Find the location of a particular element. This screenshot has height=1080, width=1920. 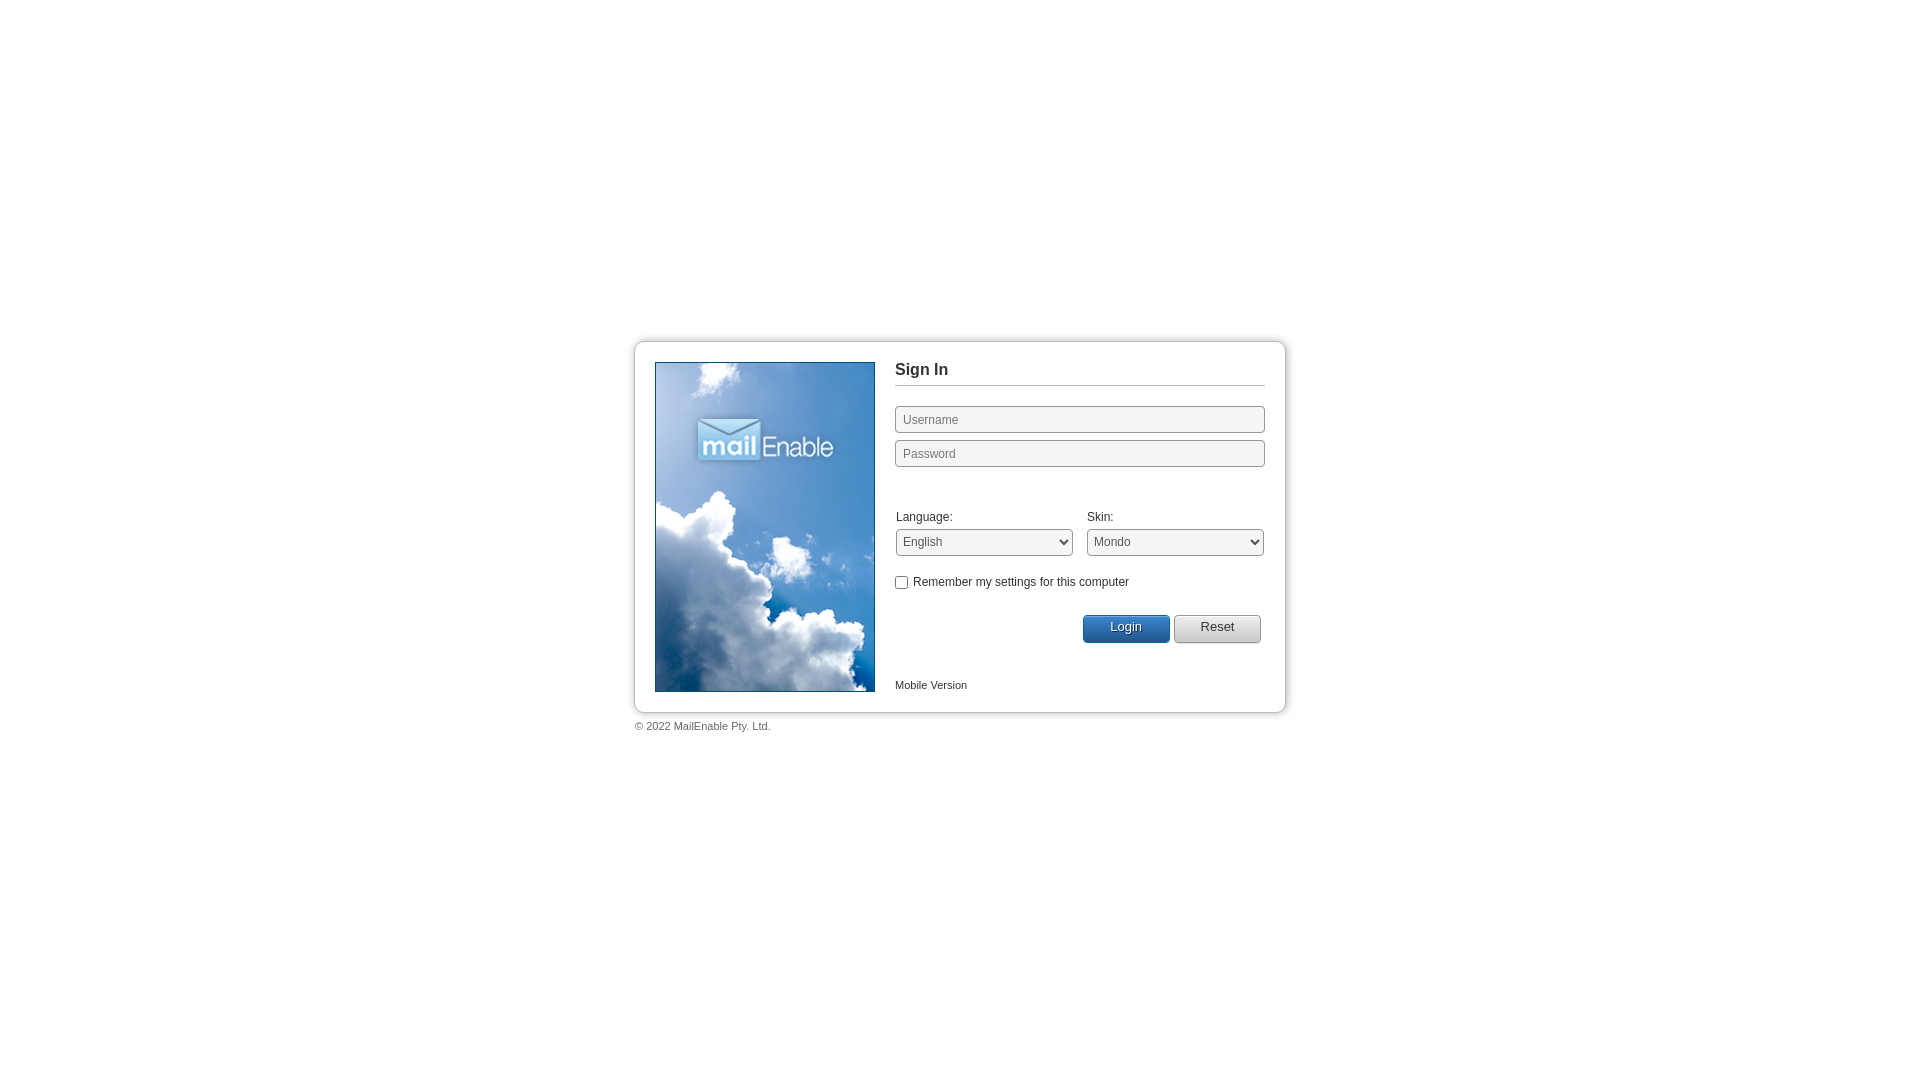

'Mobile Version' is located at coordinates (930, 684).